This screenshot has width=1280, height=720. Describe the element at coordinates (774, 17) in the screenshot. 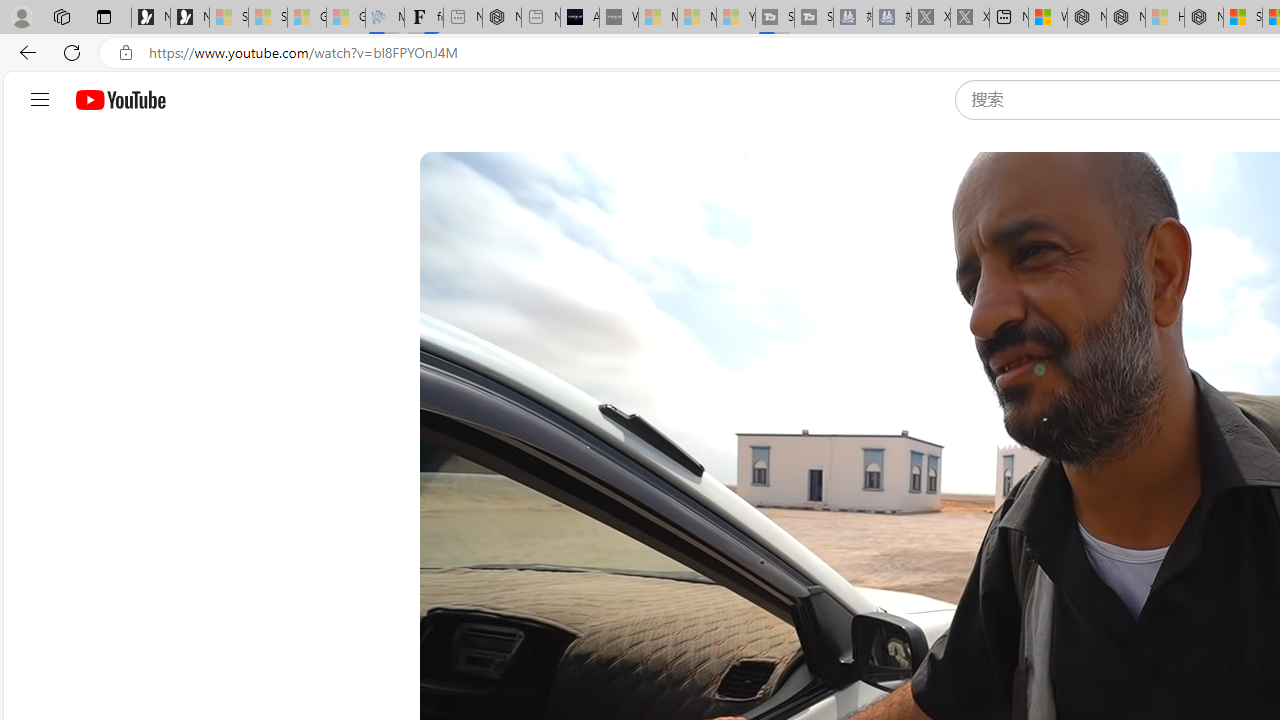

I see `'Streaming Coverage | T3 - Sleeping'` at that location.